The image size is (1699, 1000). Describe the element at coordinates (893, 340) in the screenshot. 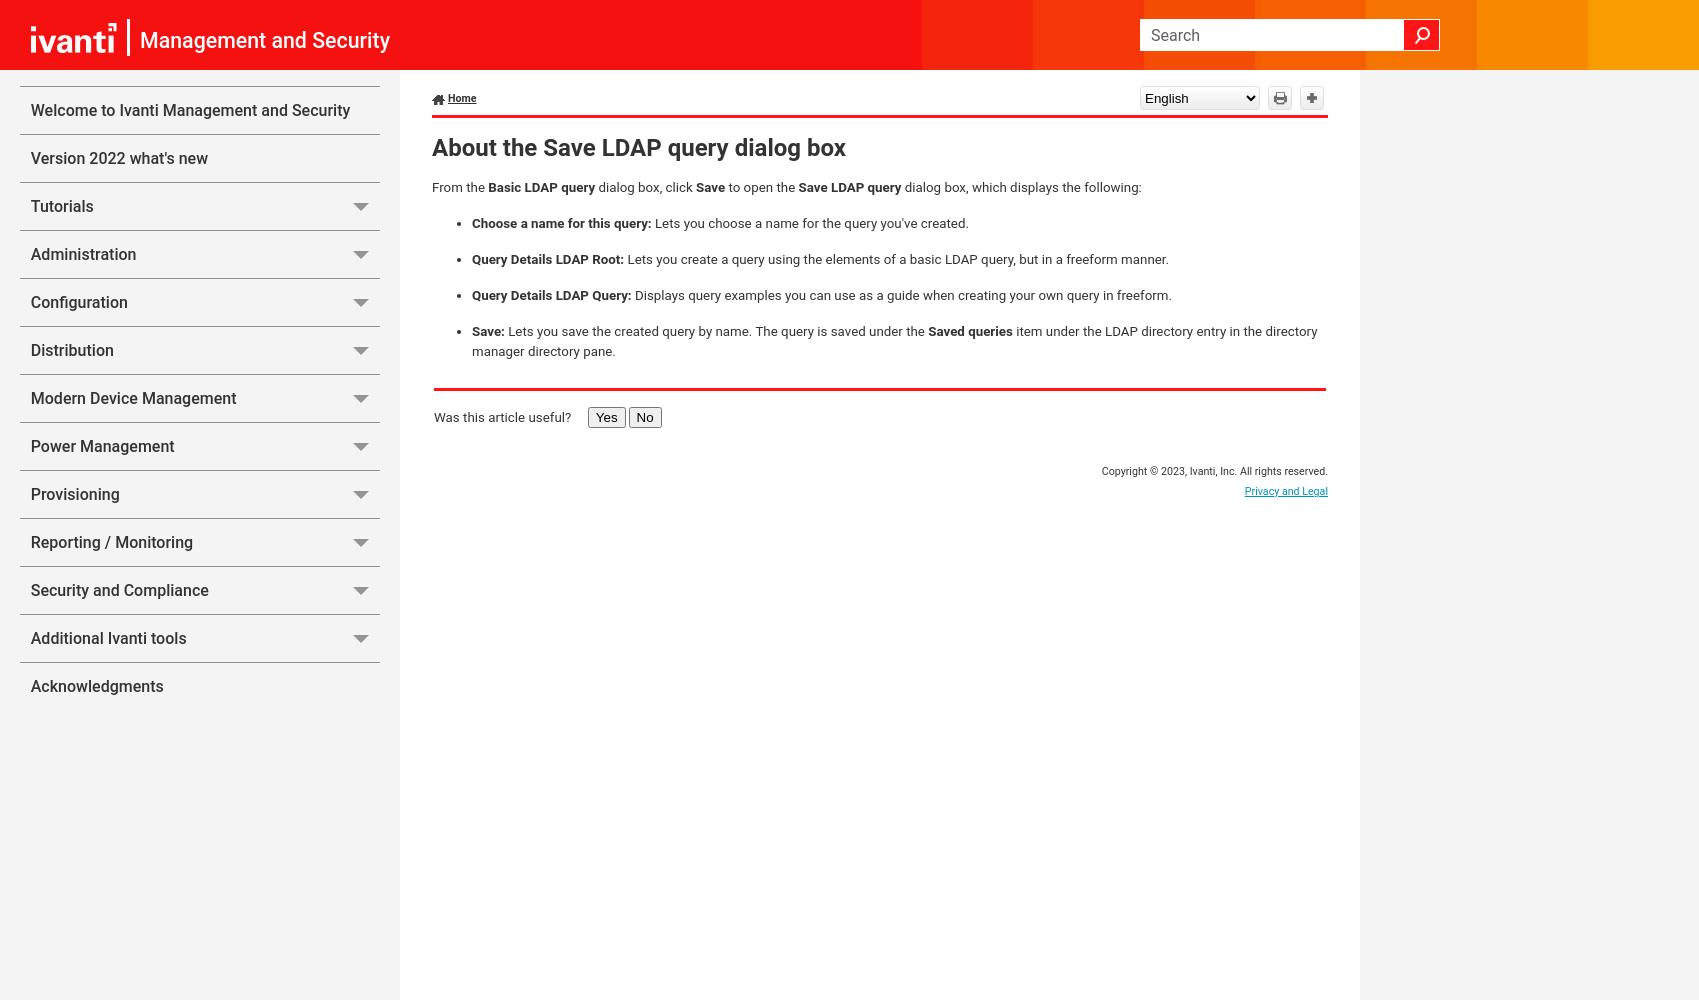

I see `'item under the LDAP directory entry in the directory manager directory pane.'` at that location.